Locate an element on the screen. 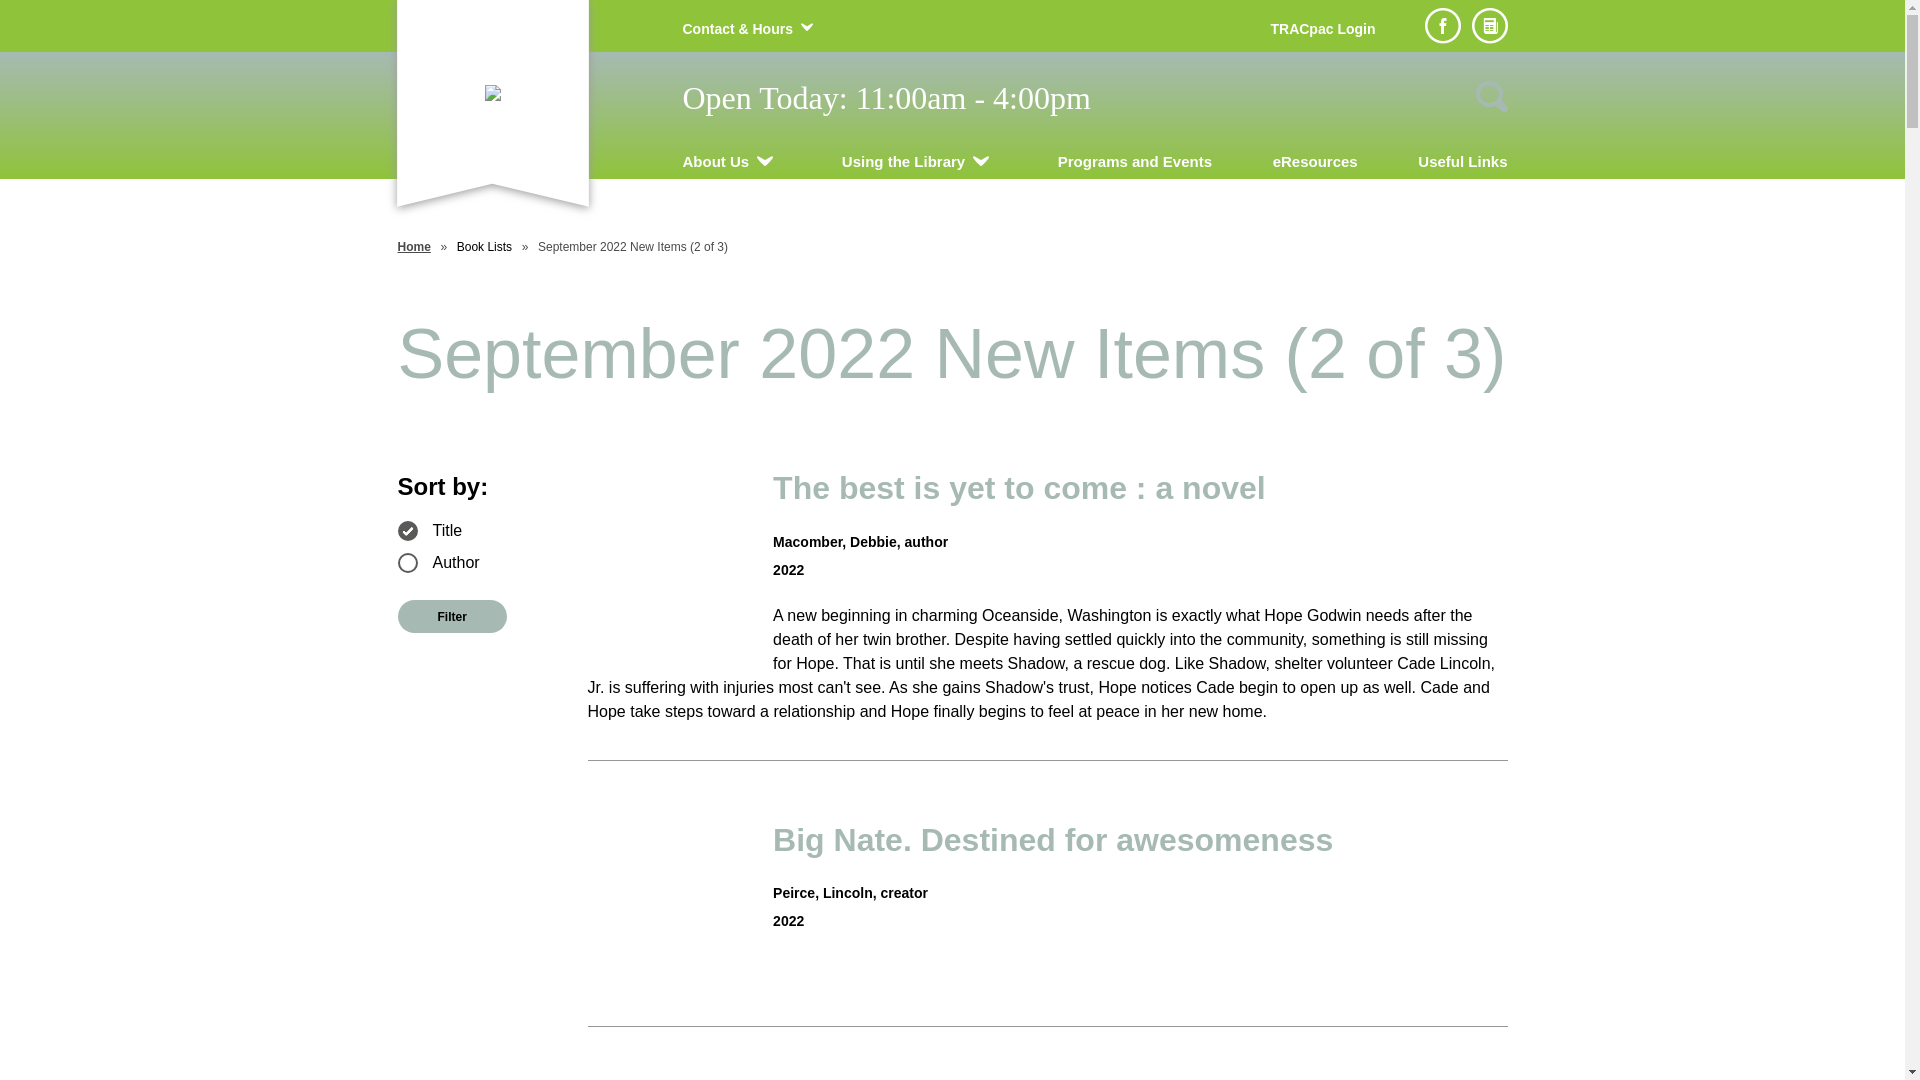  'Newsletter sign up' is located at coordinates (1489, 26).